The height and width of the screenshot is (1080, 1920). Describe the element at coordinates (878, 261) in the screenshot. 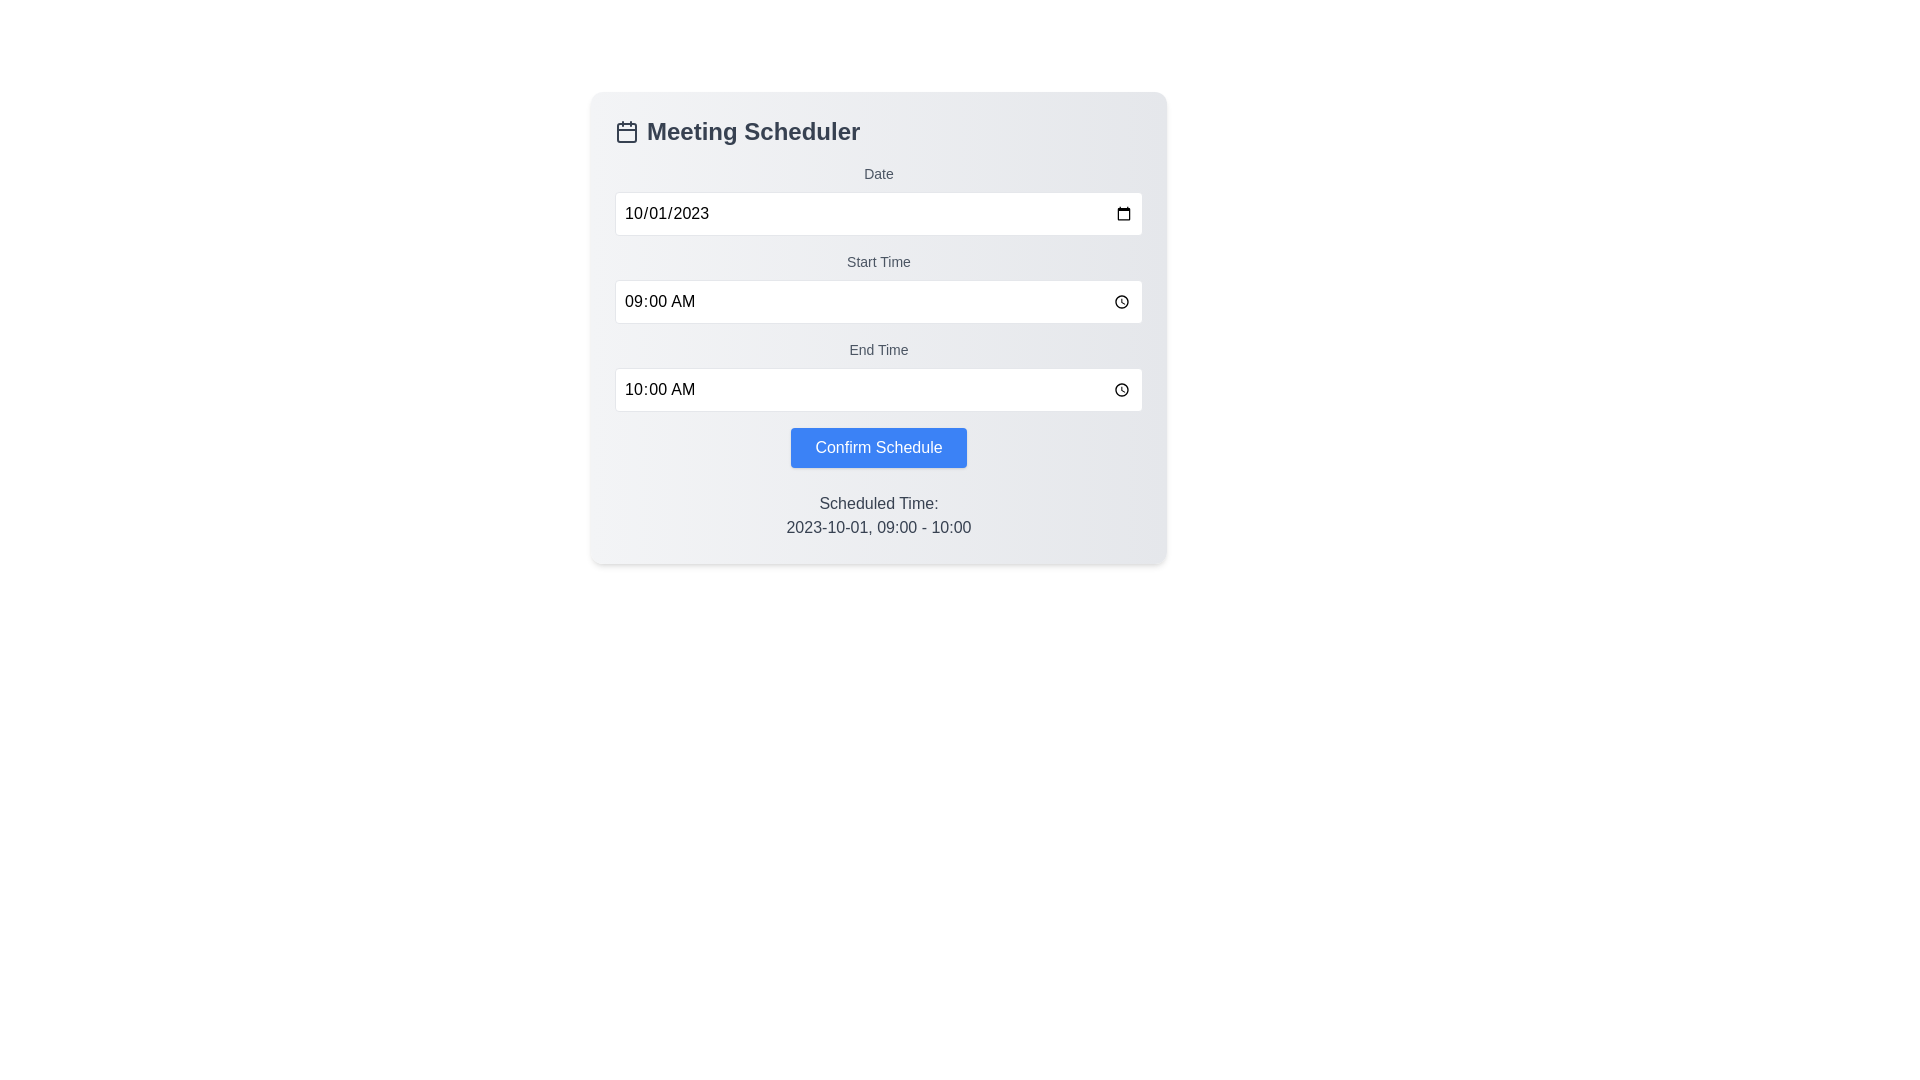

I see `the 'Start Time' static text label, which displays the text in medium gray font, located between the date input field and the '09:00 AM' time input field` at that location.